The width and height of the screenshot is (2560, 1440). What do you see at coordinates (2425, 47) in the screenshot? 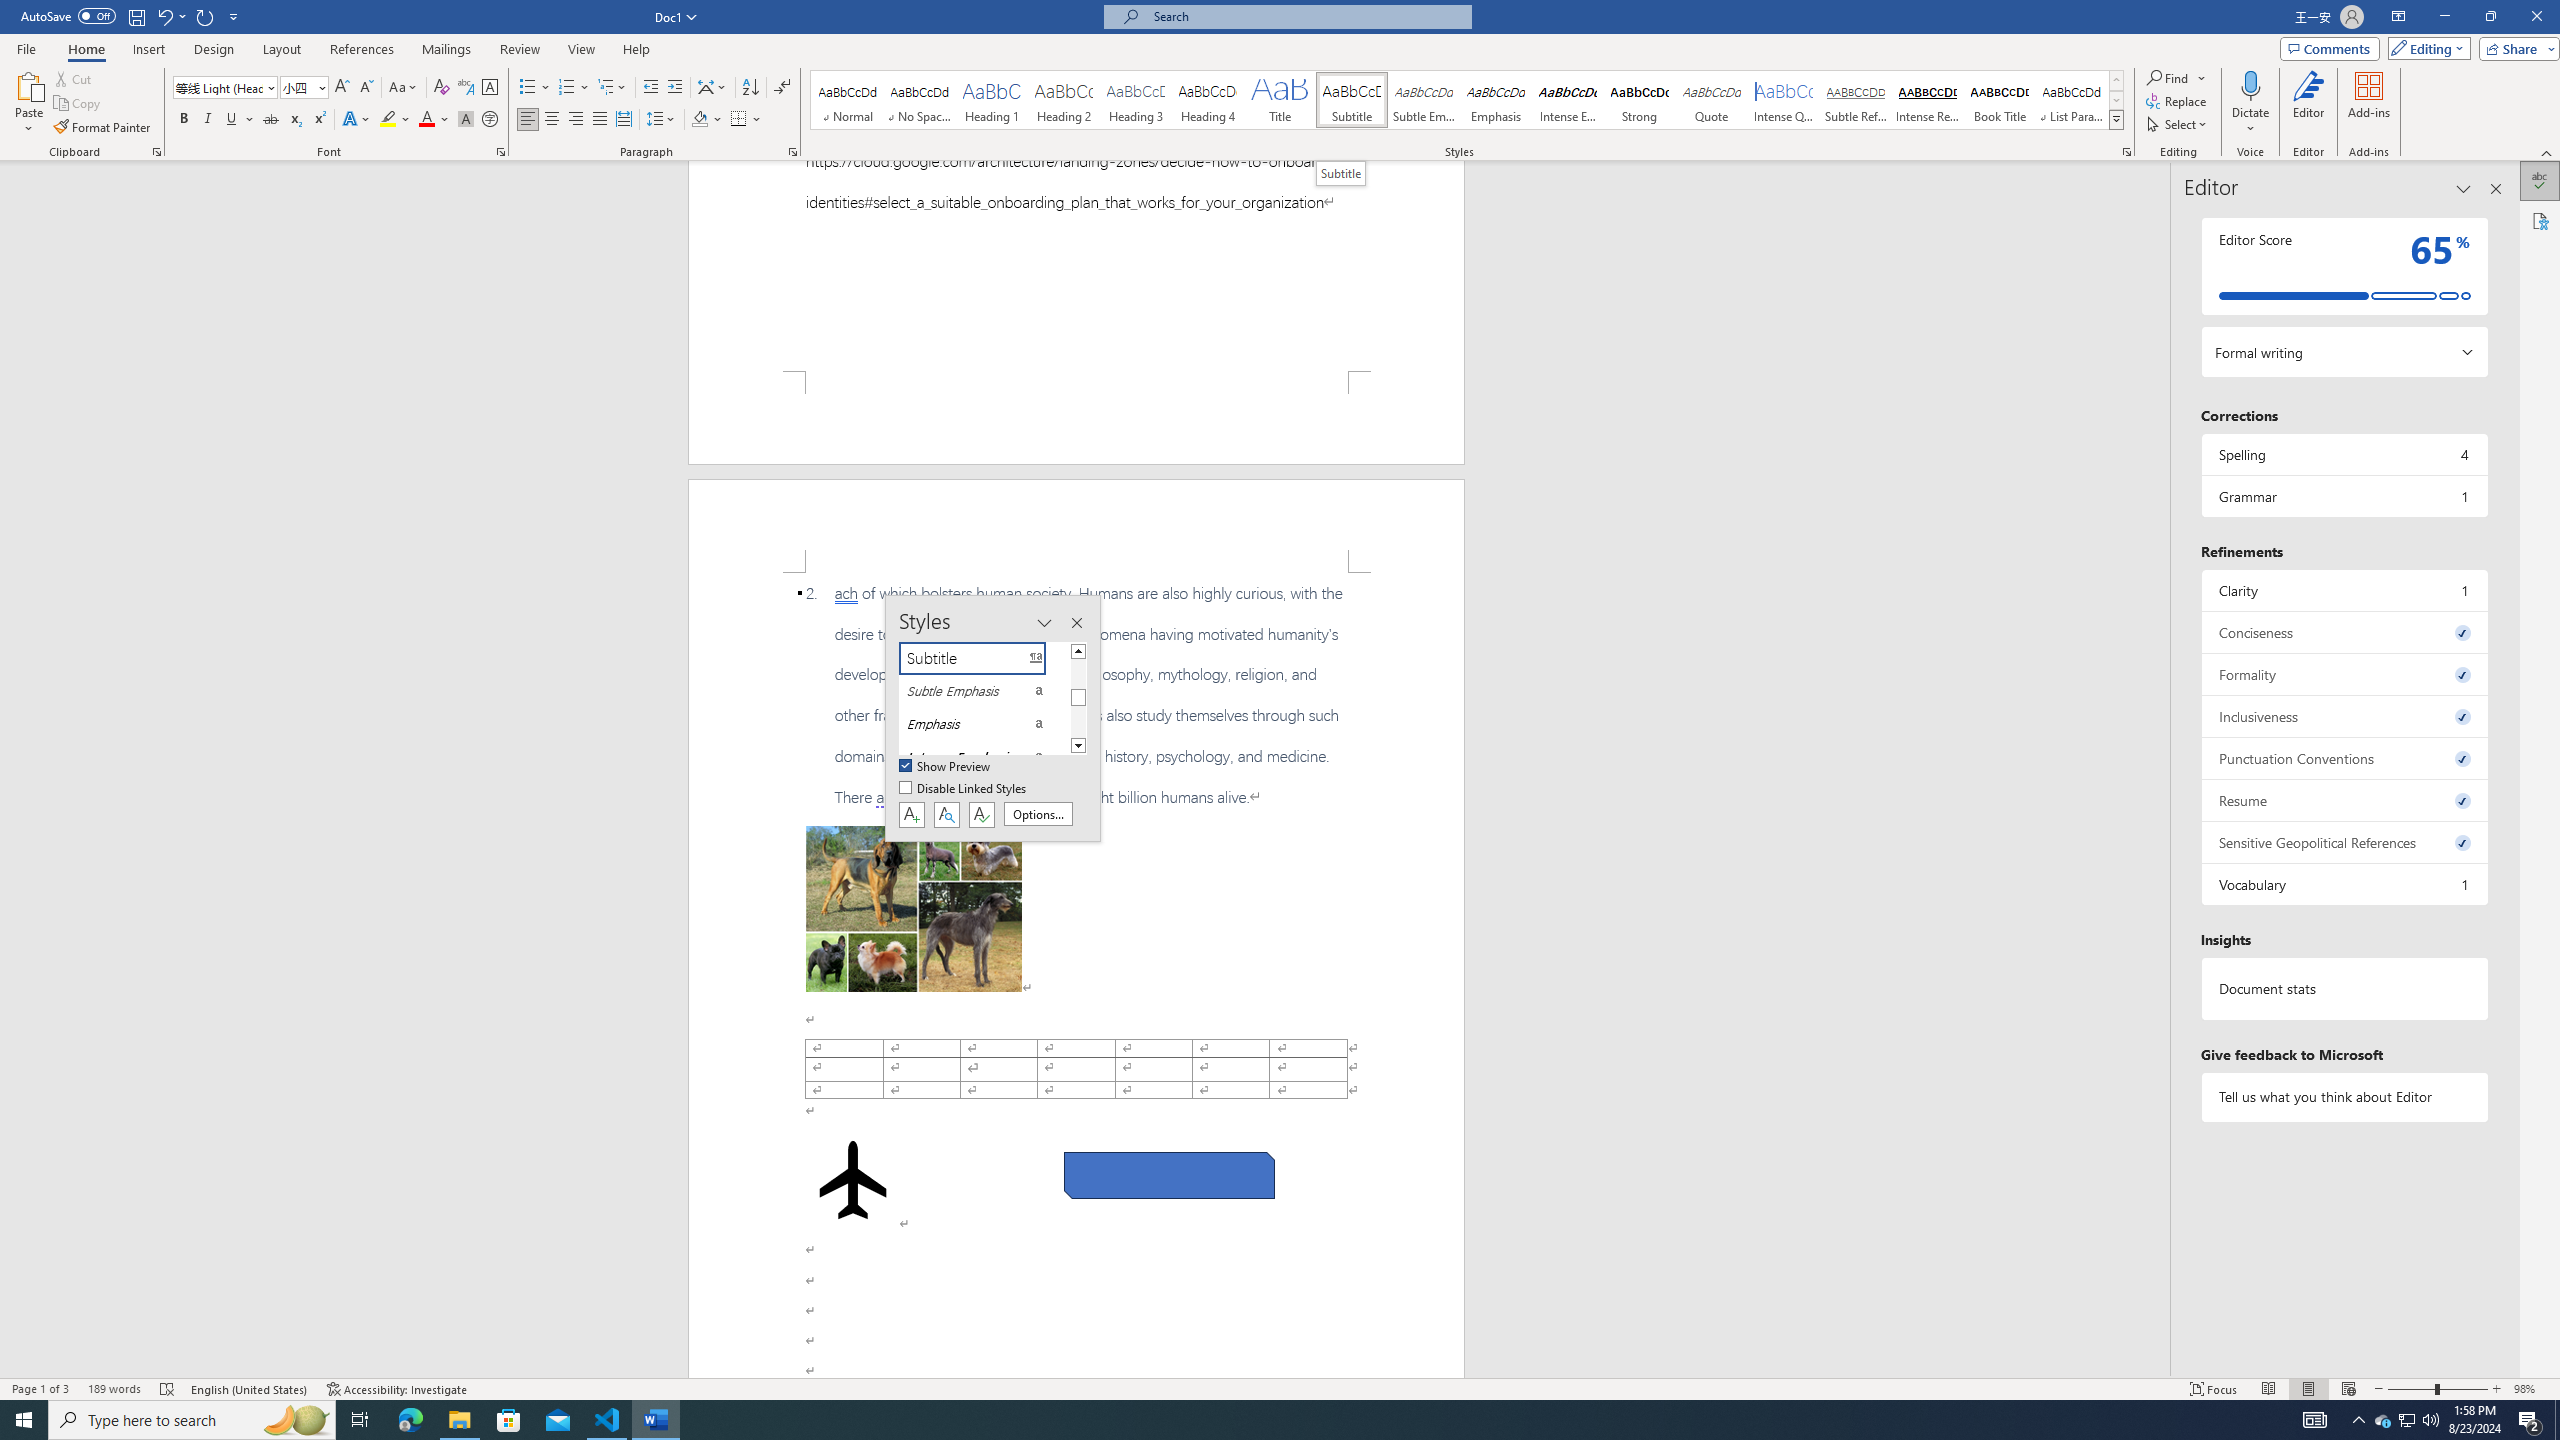
I see `'Editing'` at bounding box center [2425, 47].